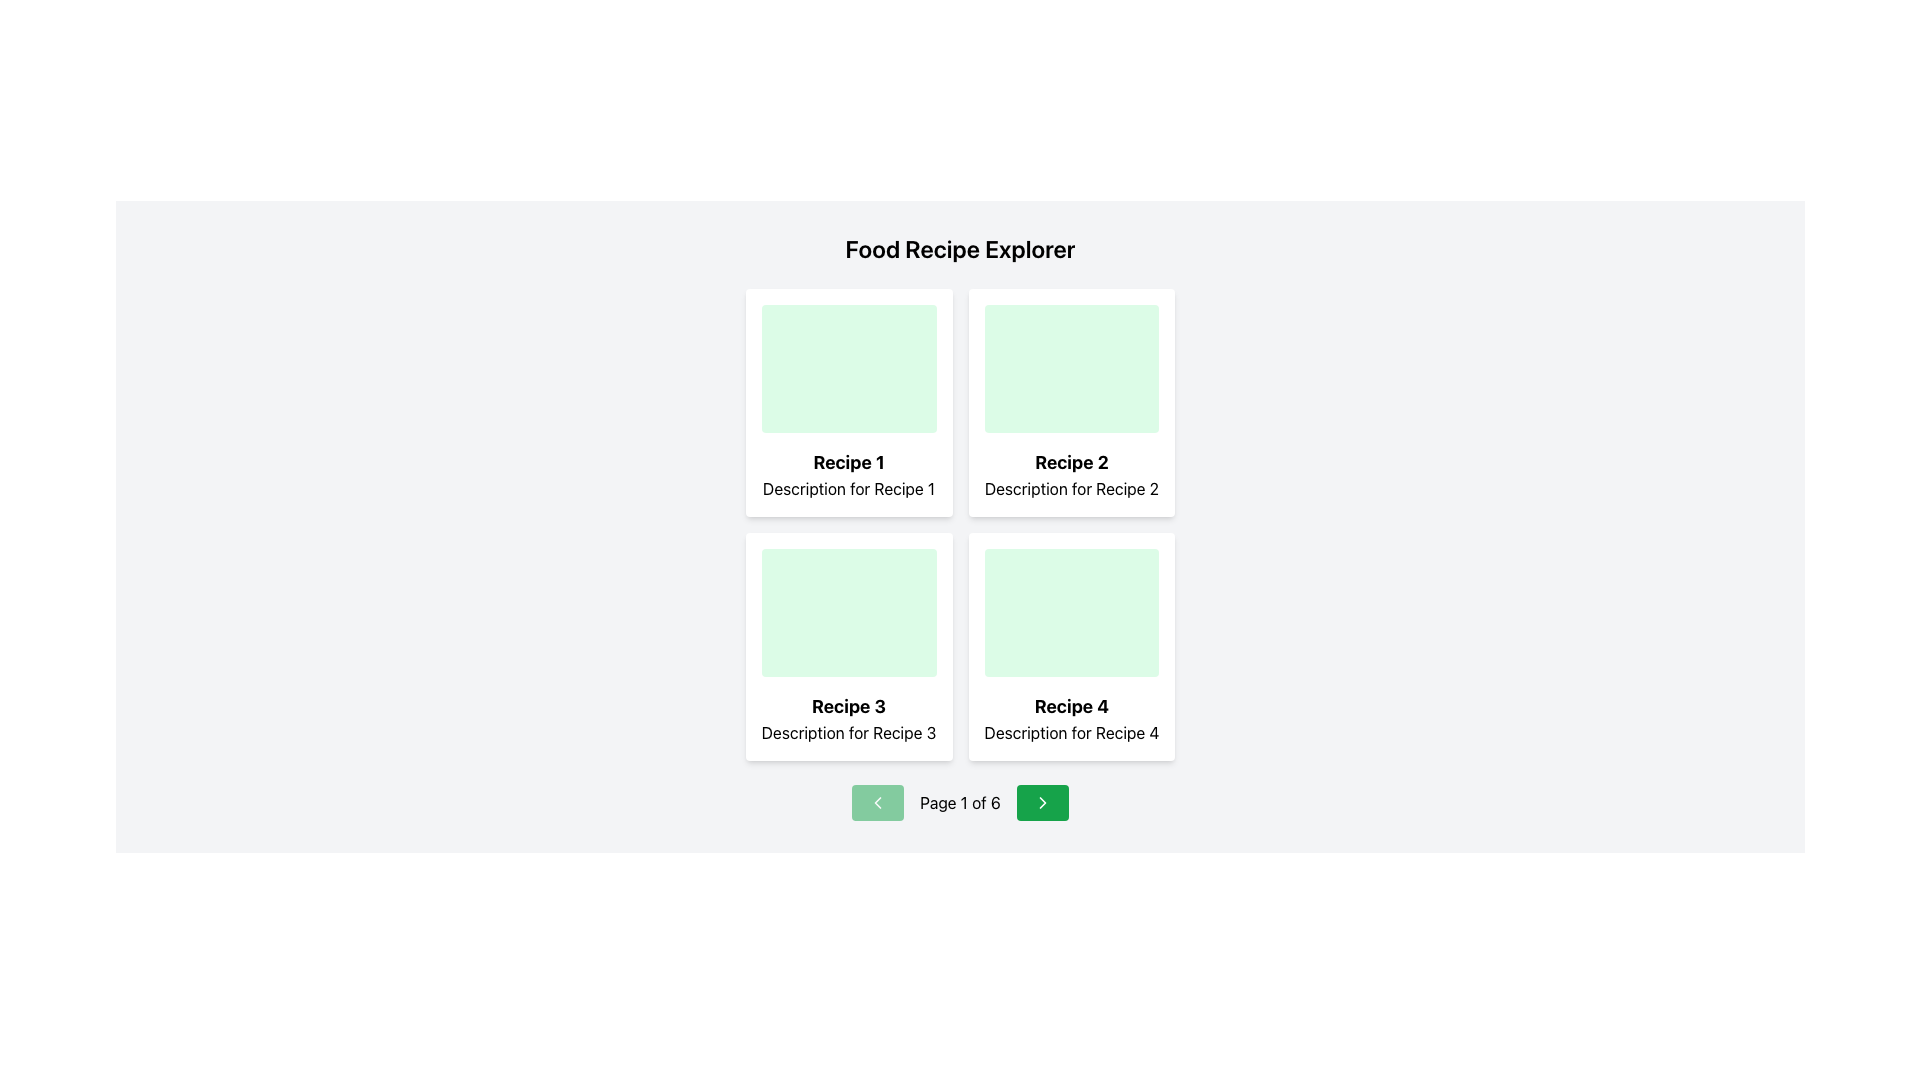 The width and height of the screenshot is (1920, 1080). I want to click on the pagination control button located at the bottom-right corner of the 'Page 1 of 6' component, so click(1041, 801).